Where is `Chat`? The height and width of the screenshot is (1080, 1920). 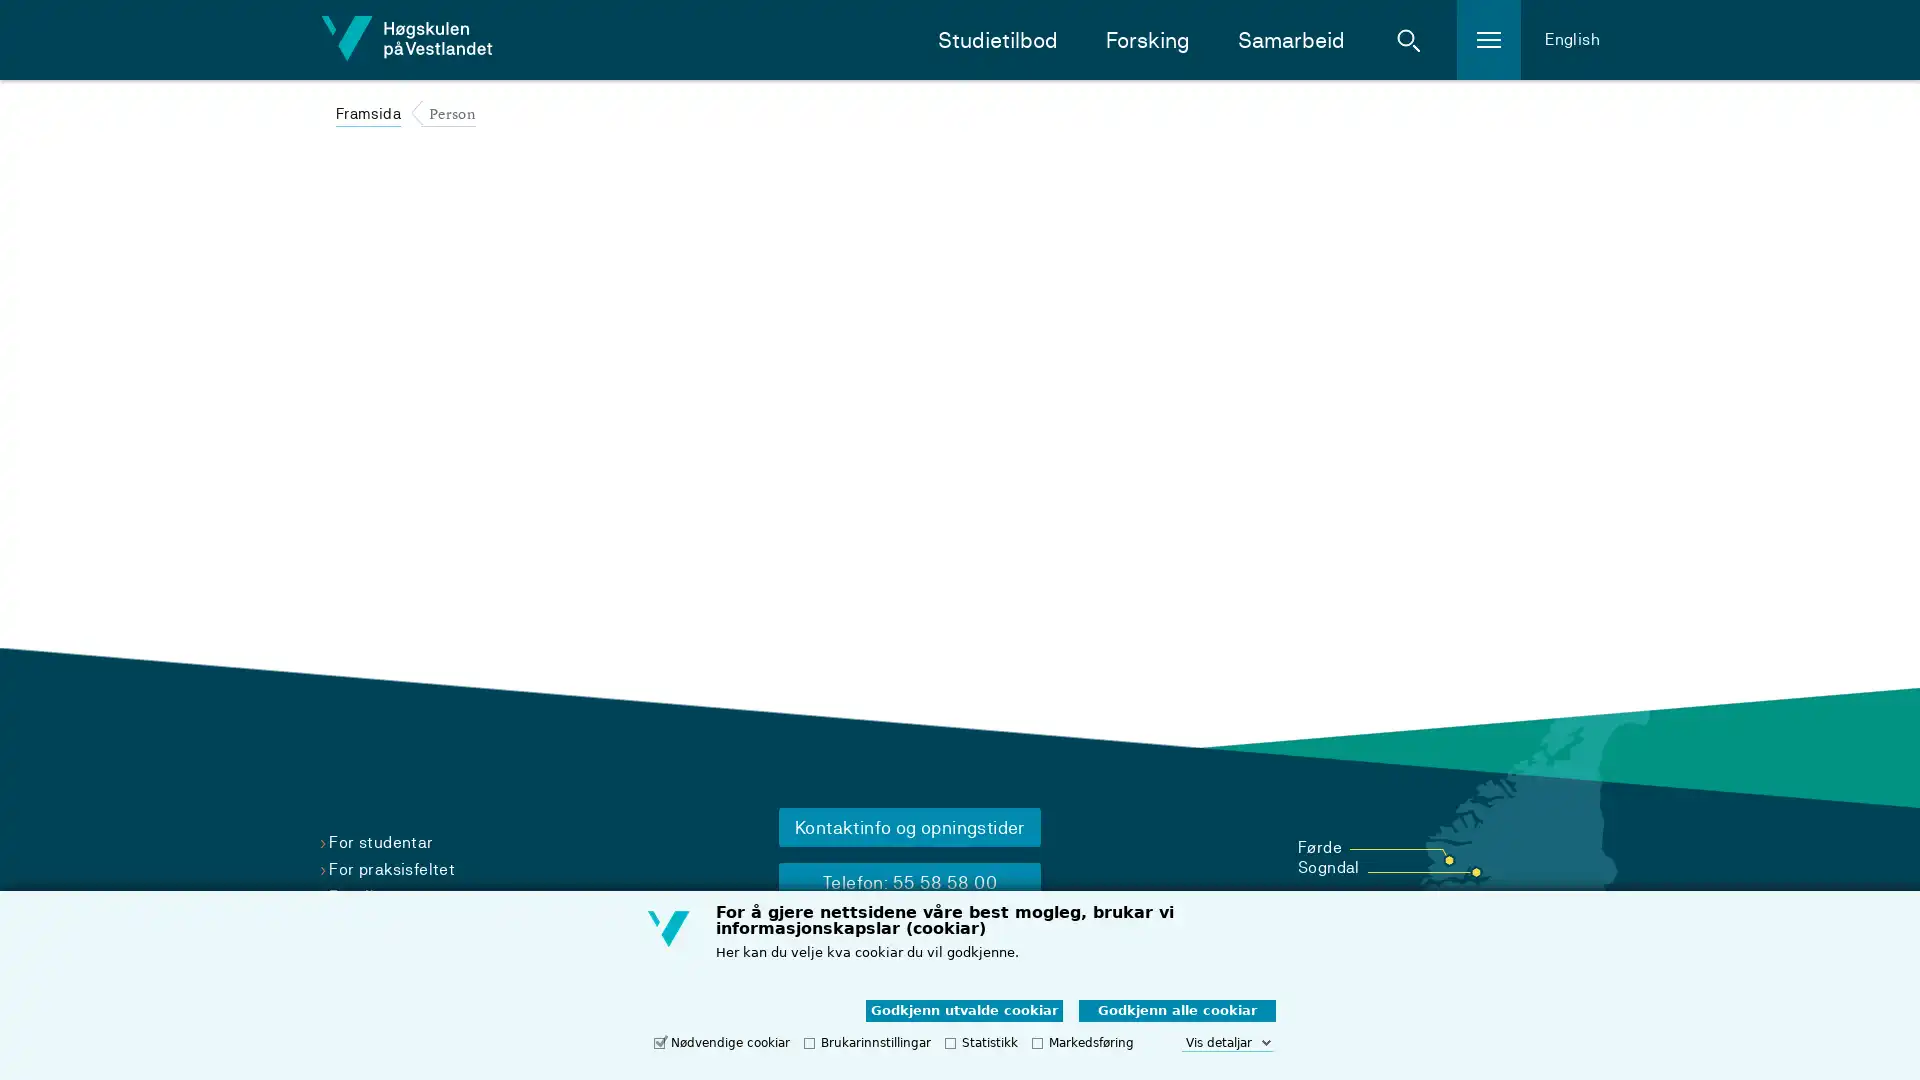 Chat is located at coordinates (1835, 1032).